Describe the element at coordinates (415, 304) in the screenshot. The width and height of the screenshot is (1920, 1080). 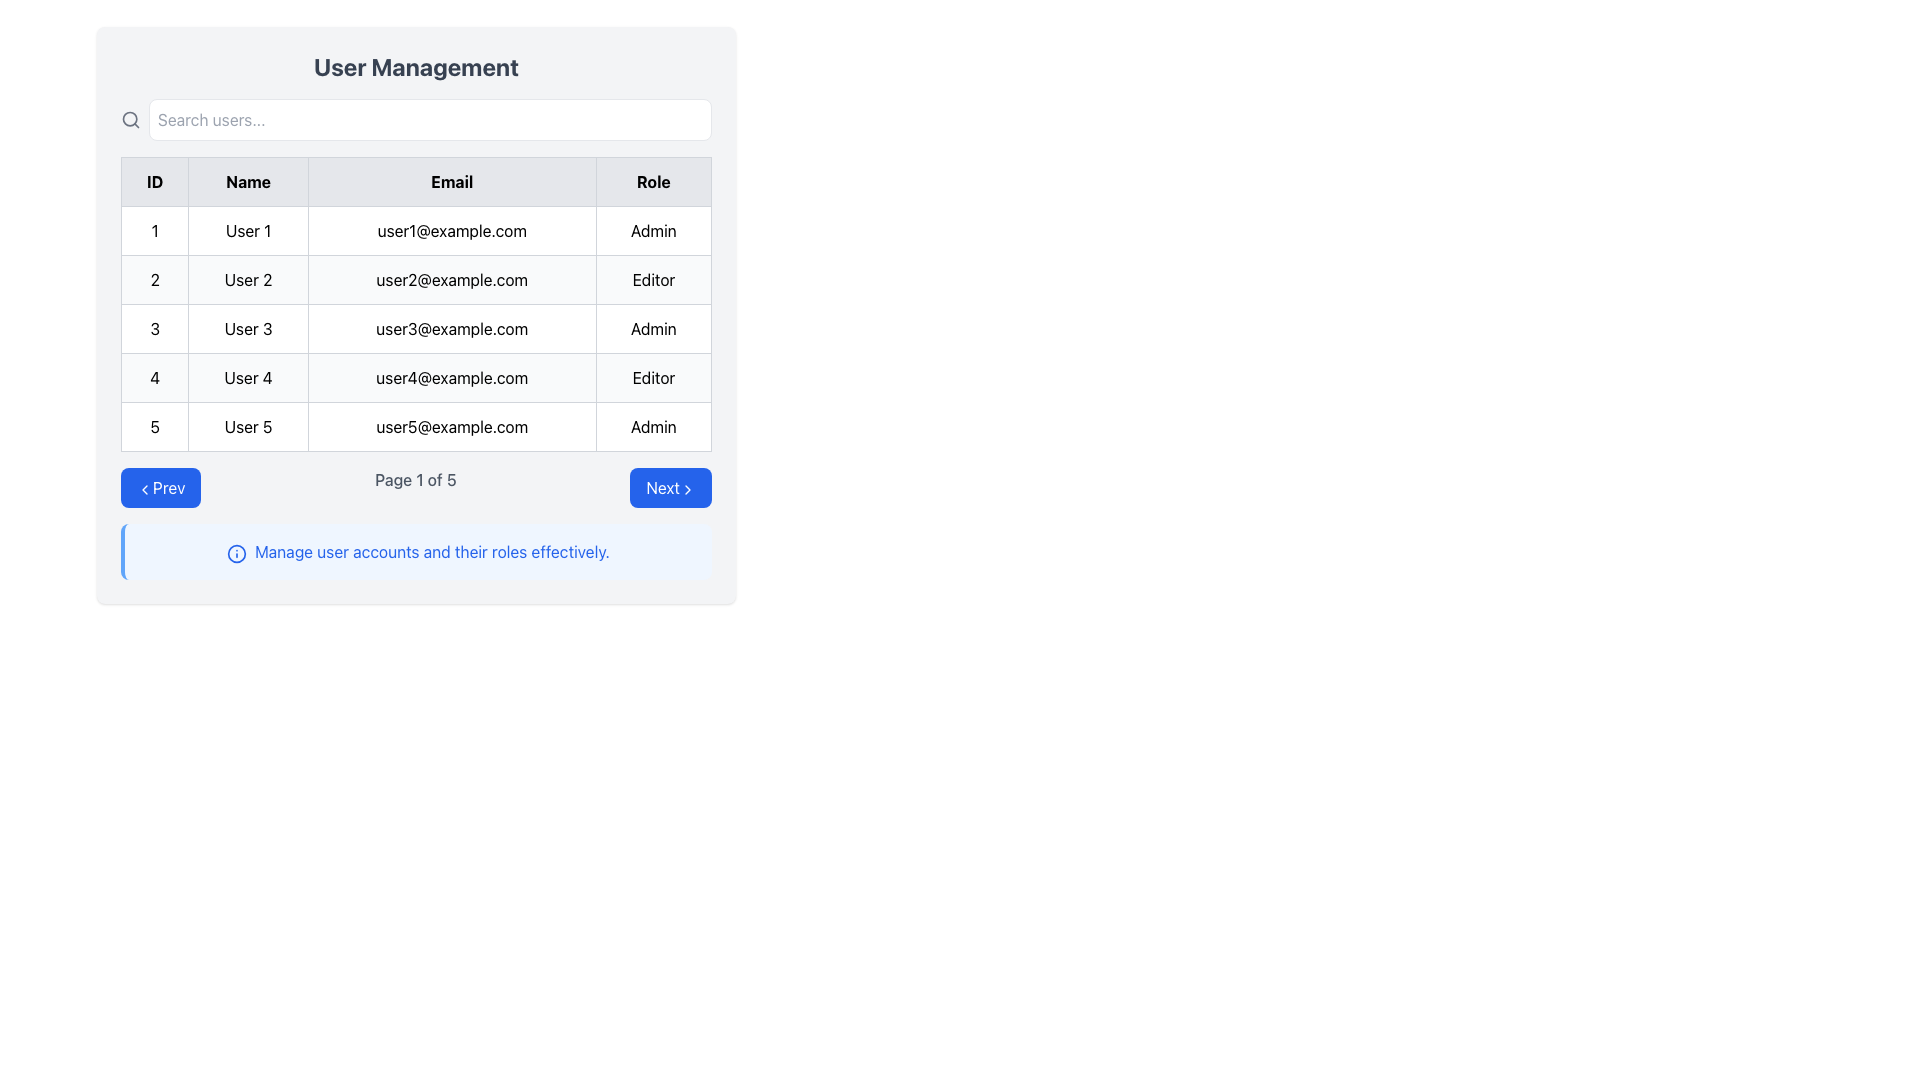
I see `specific rows or cells in the centrally located Data Table under the 'User Management' header` at that location.